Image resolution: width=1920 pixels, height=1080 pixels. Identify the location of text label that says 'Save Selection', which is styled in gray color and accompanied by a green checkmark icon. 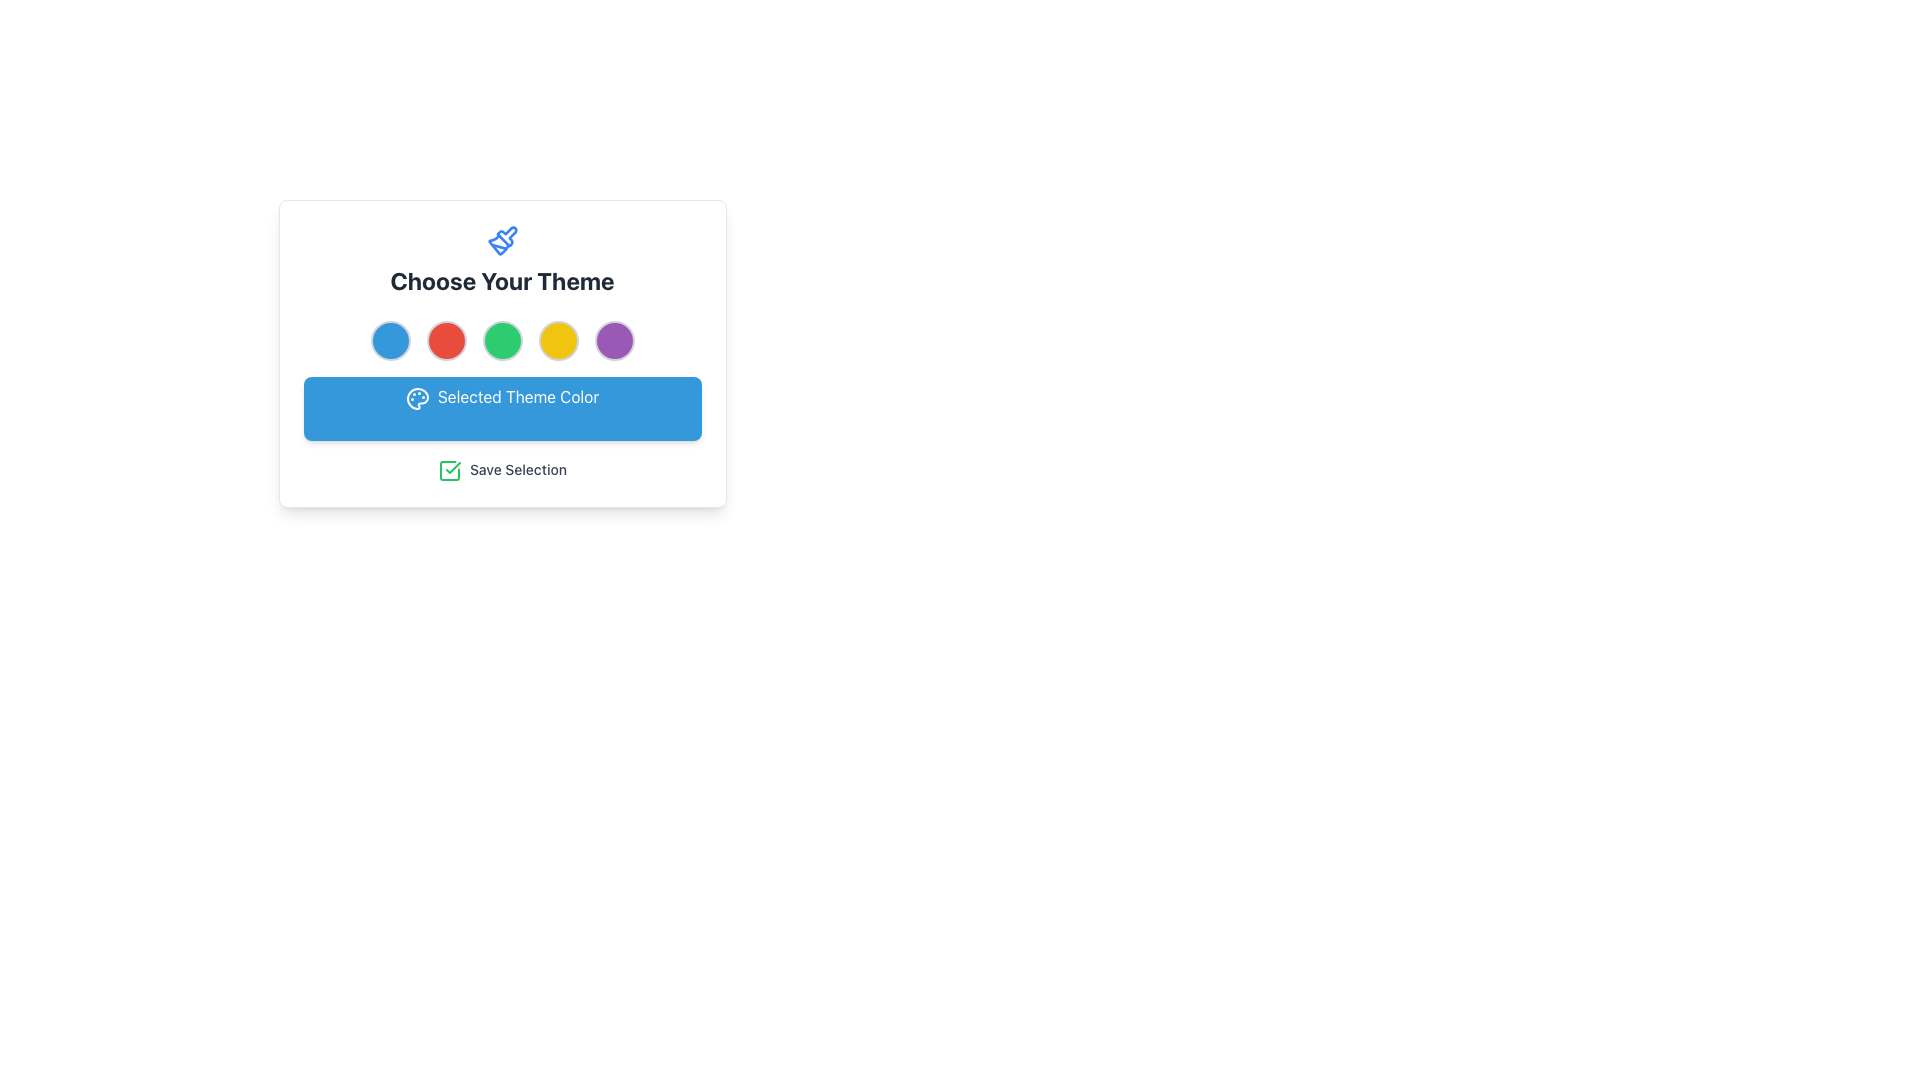
(502, 469).